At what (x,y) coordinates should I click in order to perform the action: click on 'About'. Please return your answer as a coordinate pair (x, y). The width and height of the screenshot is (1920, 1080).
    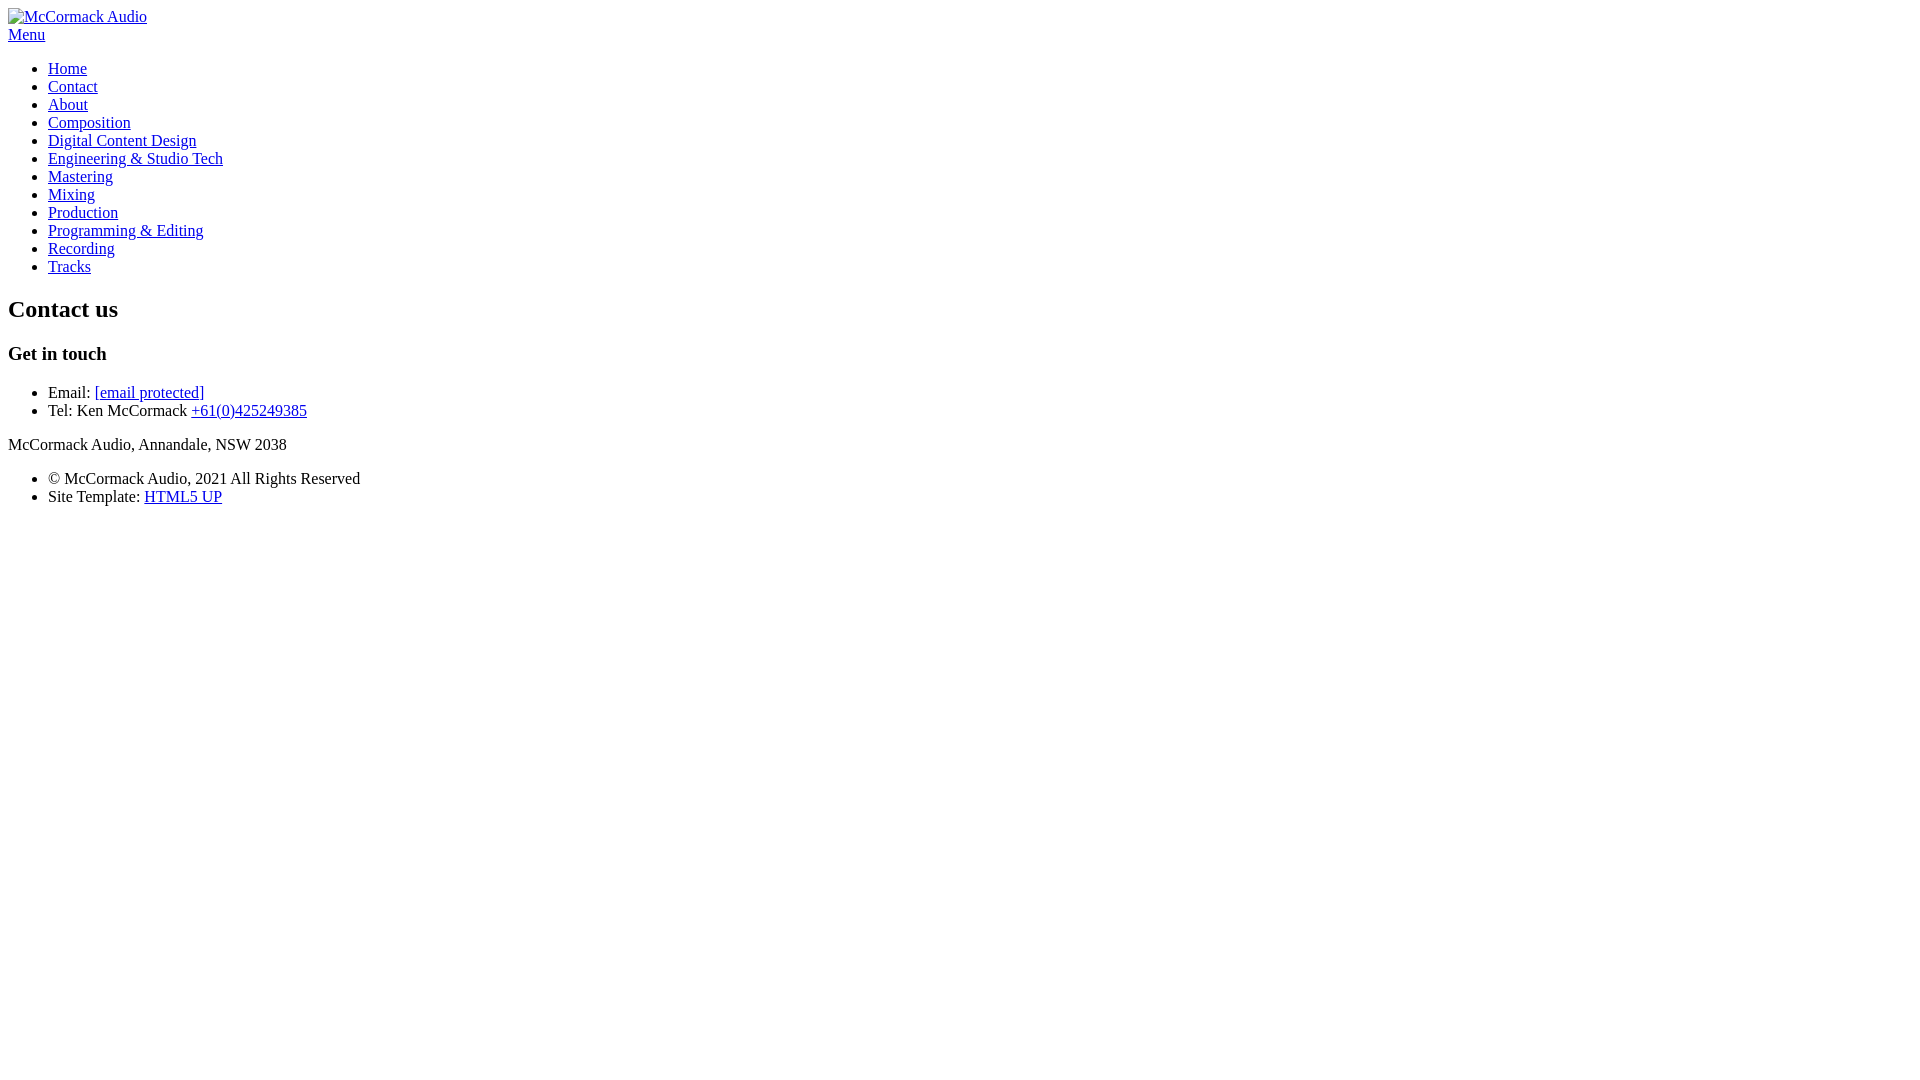
    Looking at the image, I should click on (67, 104).